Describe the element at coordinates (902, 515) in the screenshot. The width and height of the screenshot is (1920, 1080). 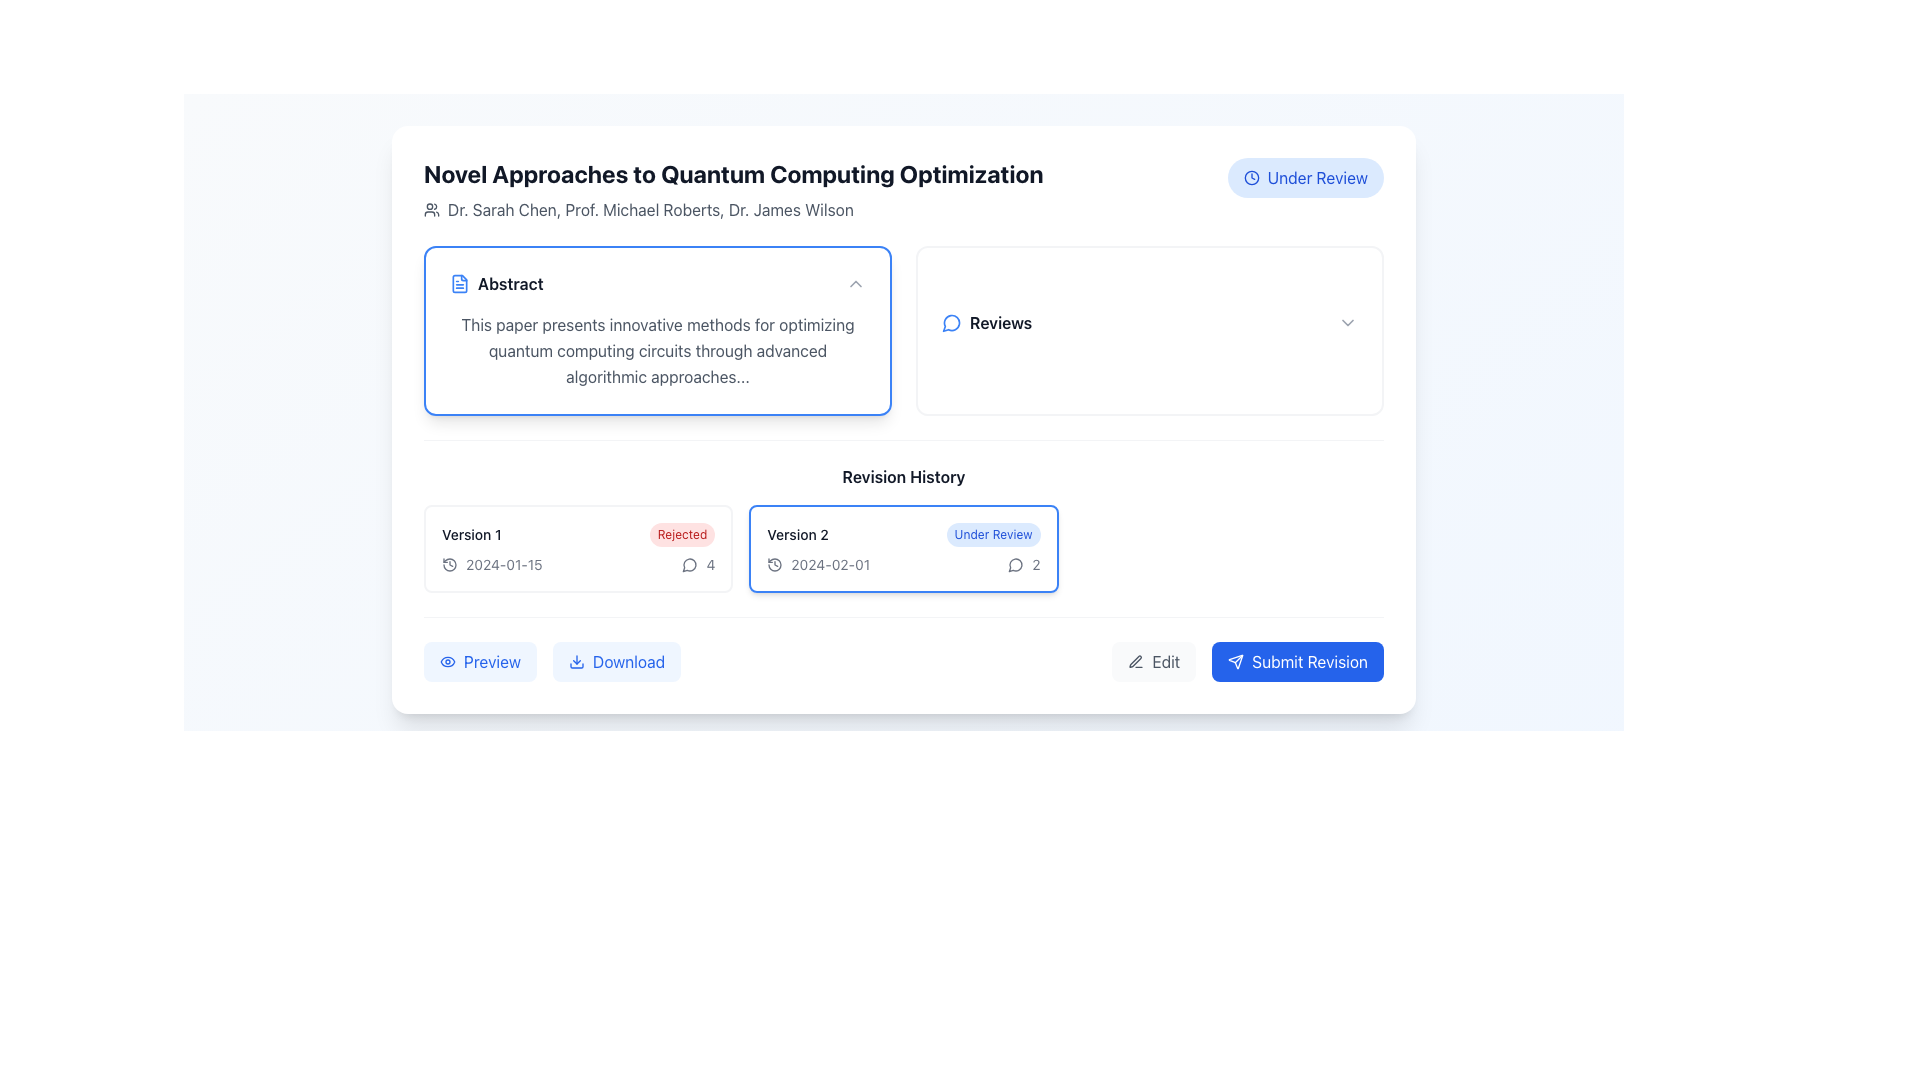
I see `the version summary in the 'Revision History' section` at that location.